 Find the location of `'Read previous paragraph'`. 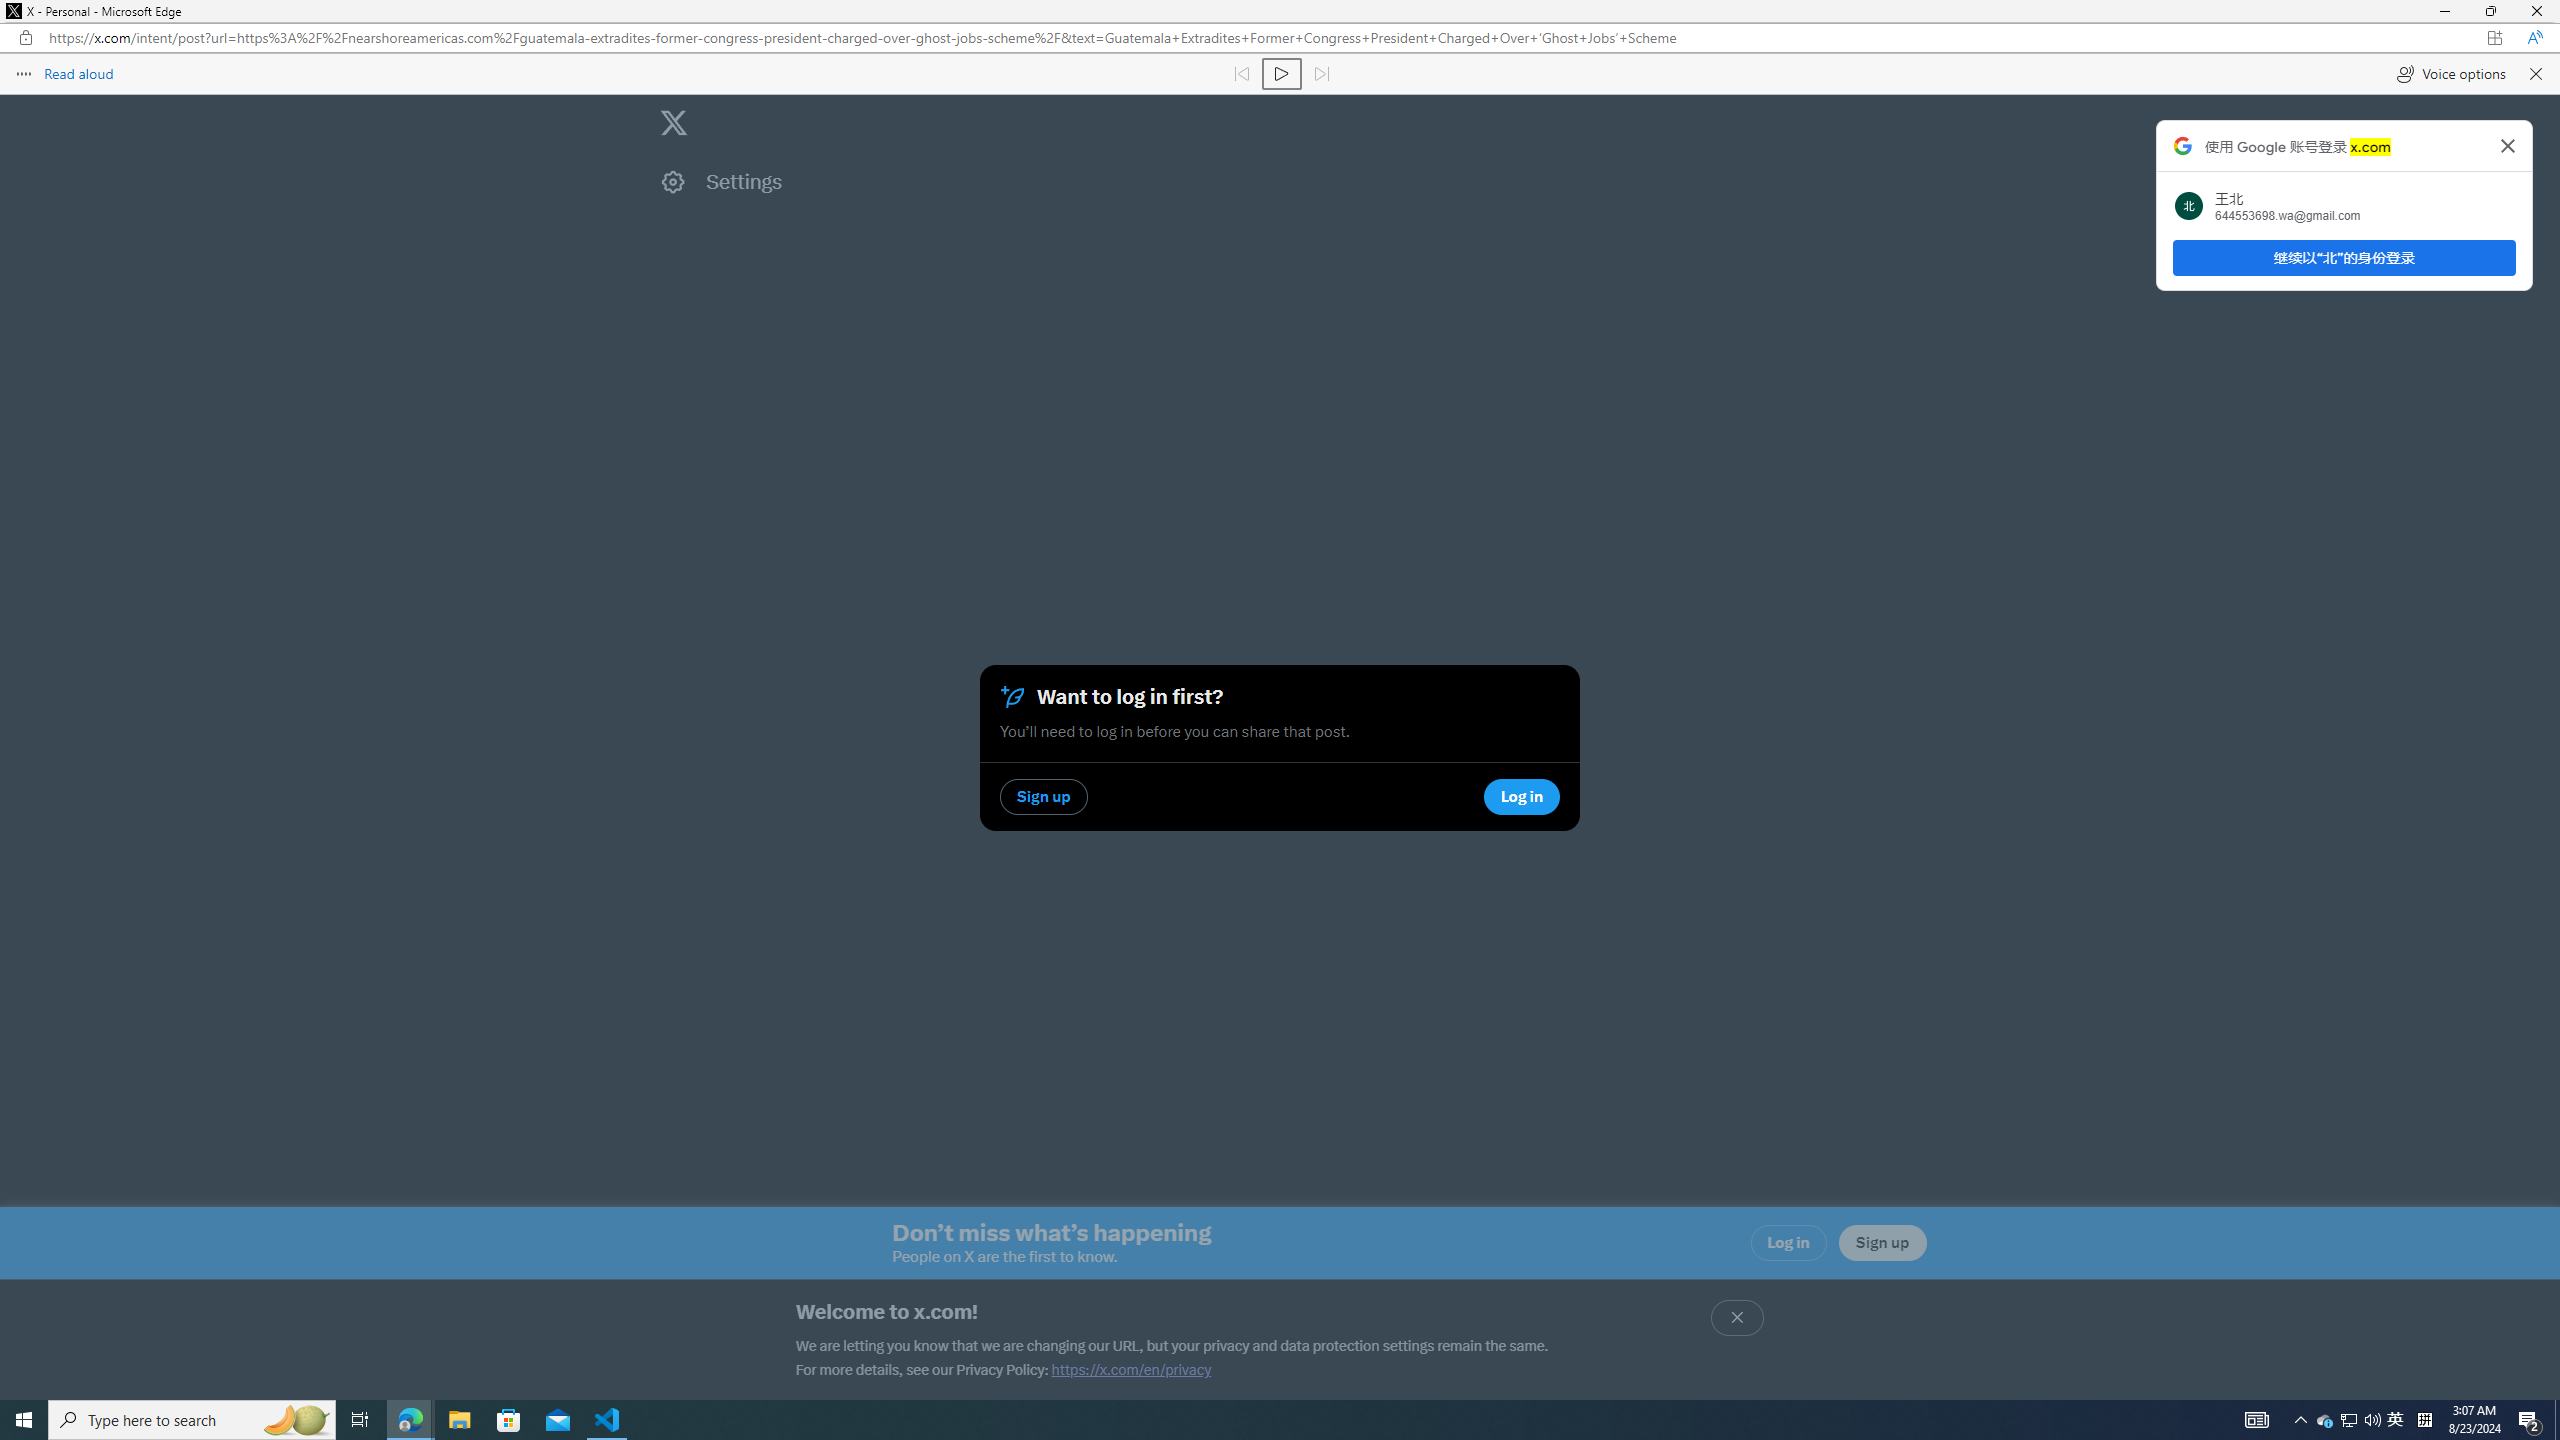

'Read previous paragraph' is located at coordinates (1240, 72).